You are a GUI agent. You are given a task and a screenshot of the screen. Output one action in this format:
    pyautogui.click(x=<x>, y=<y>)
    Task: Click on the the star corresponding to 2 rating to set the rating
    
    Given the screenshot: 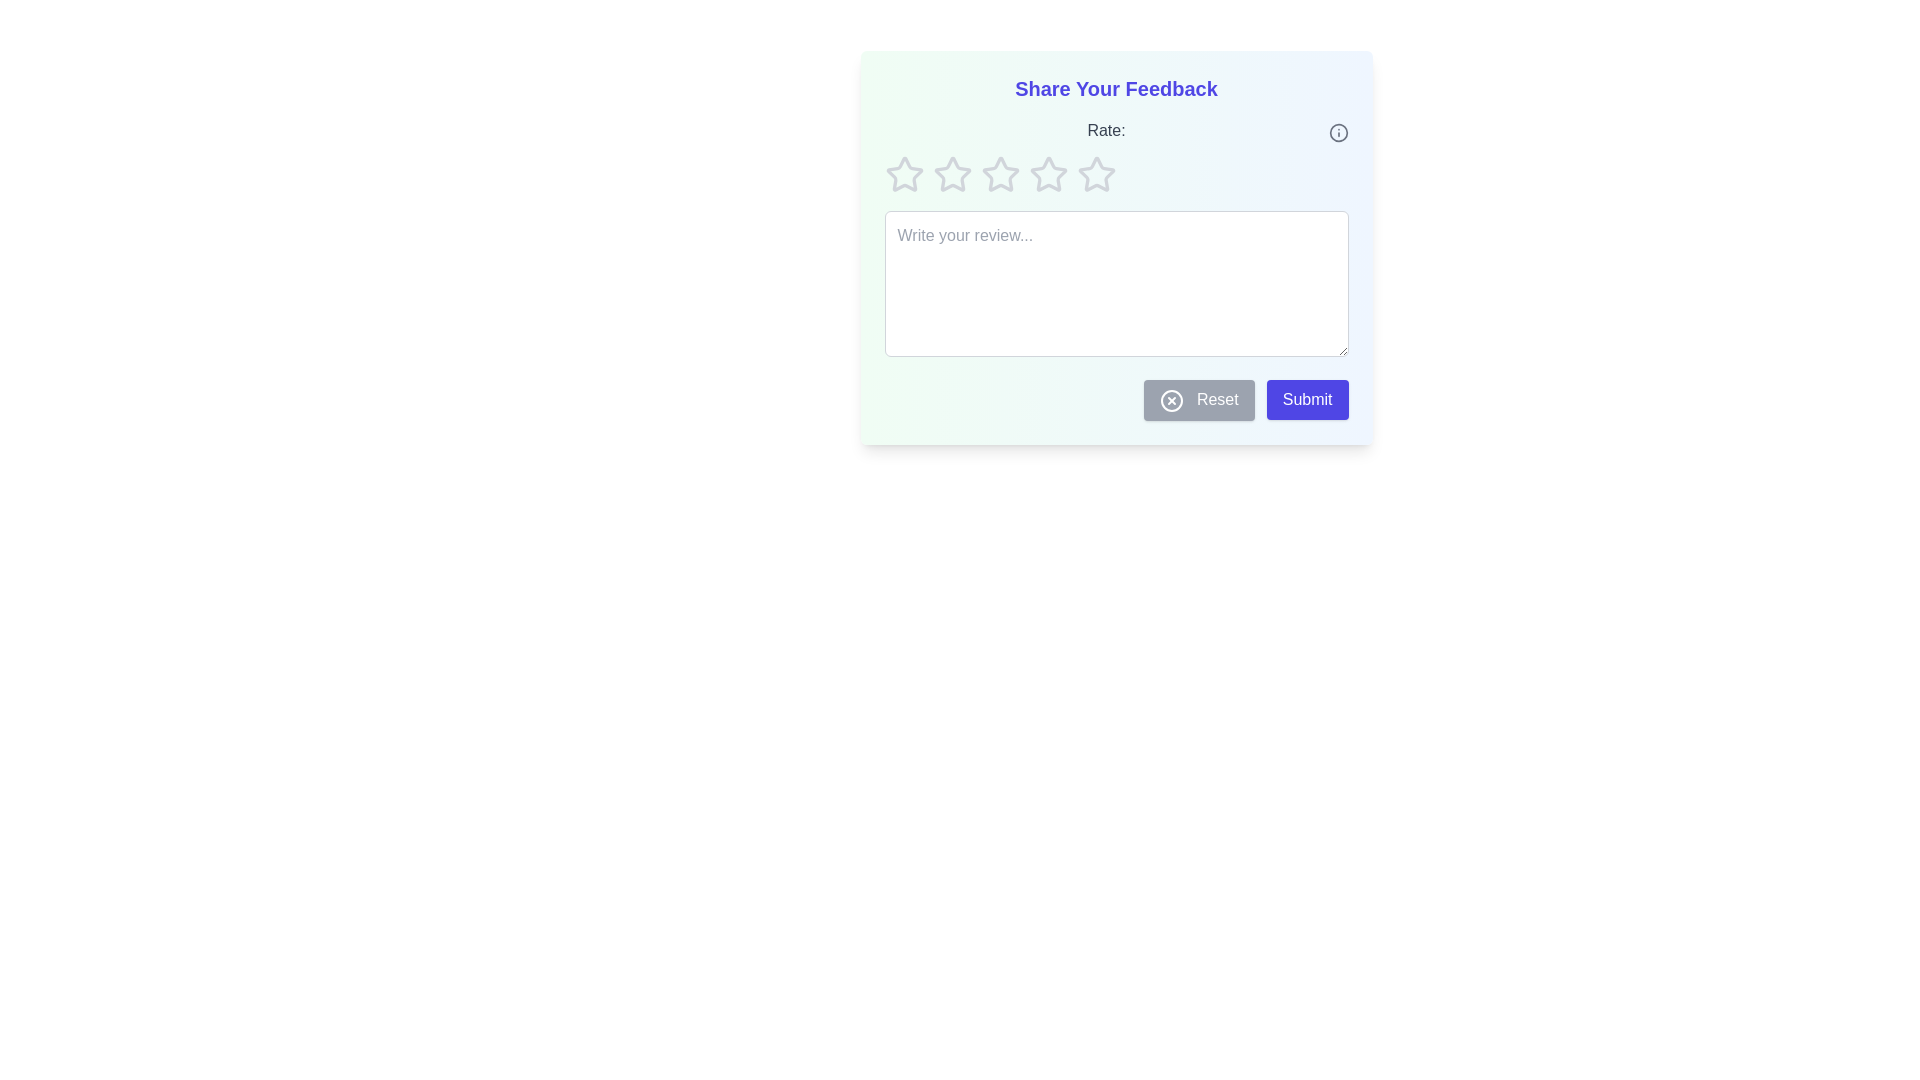 What is the action you would take?
    pyautogui.click(x=951, y=173)
    